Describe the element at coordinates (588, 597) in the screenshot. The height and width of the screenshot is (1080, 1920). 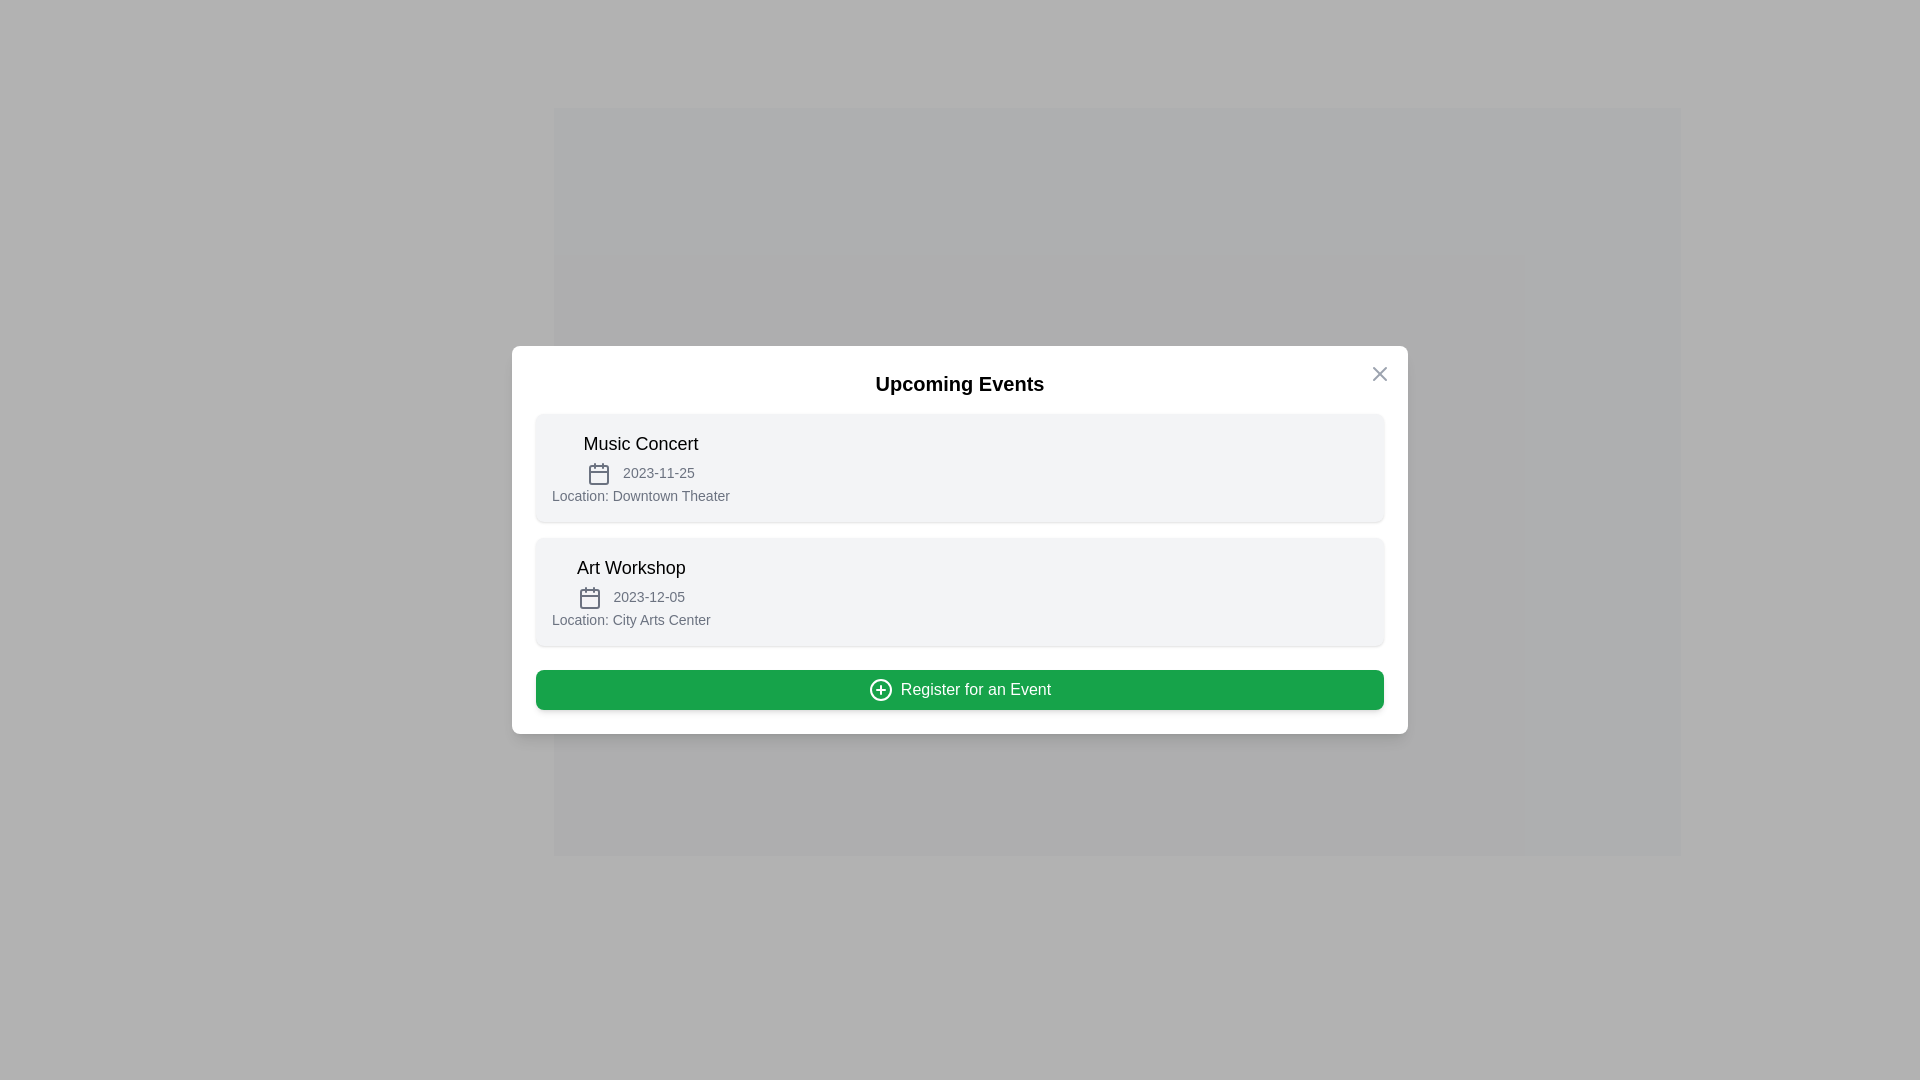
I see `the small calendar icon located to the left of the date '2023-12-05' under the 'Art Workshop' event details` at that location.